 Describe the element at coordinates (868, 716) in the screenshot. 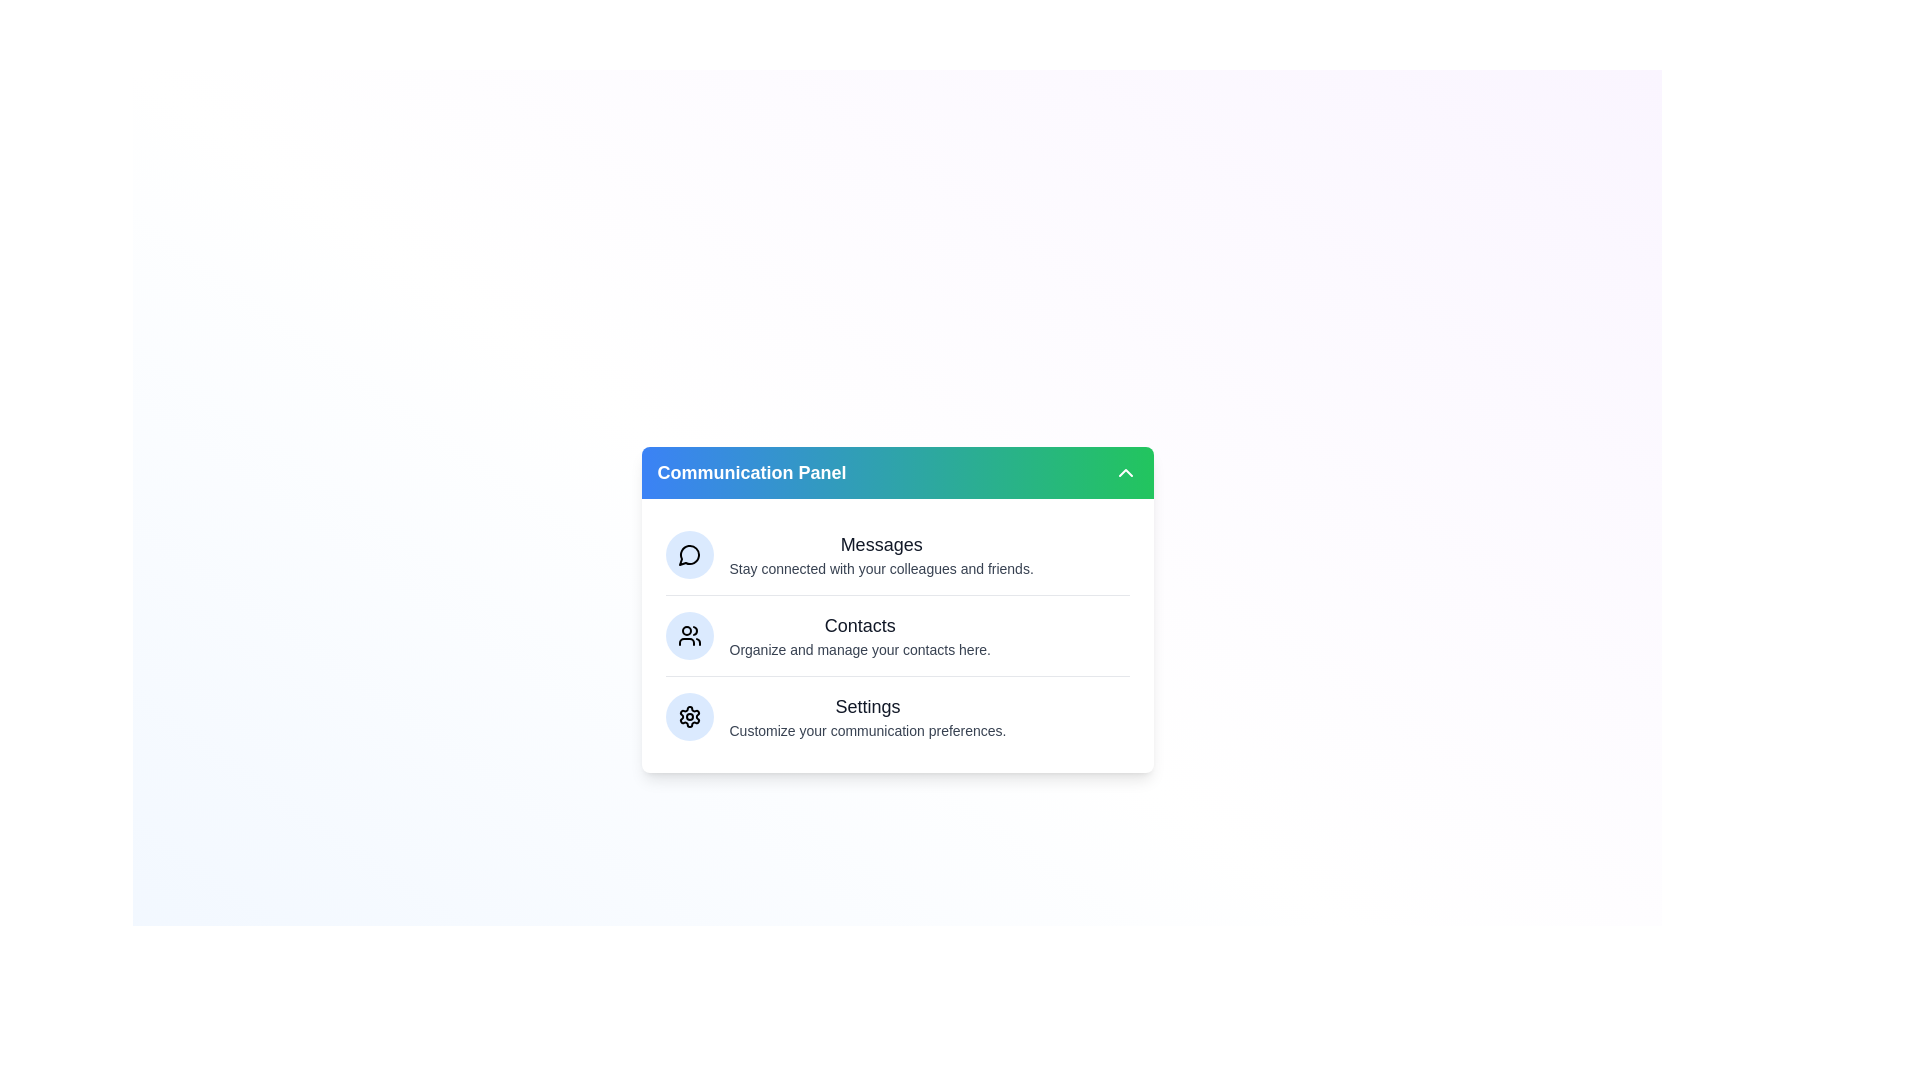

I see `the 'Settings' section to activate it` at that location.